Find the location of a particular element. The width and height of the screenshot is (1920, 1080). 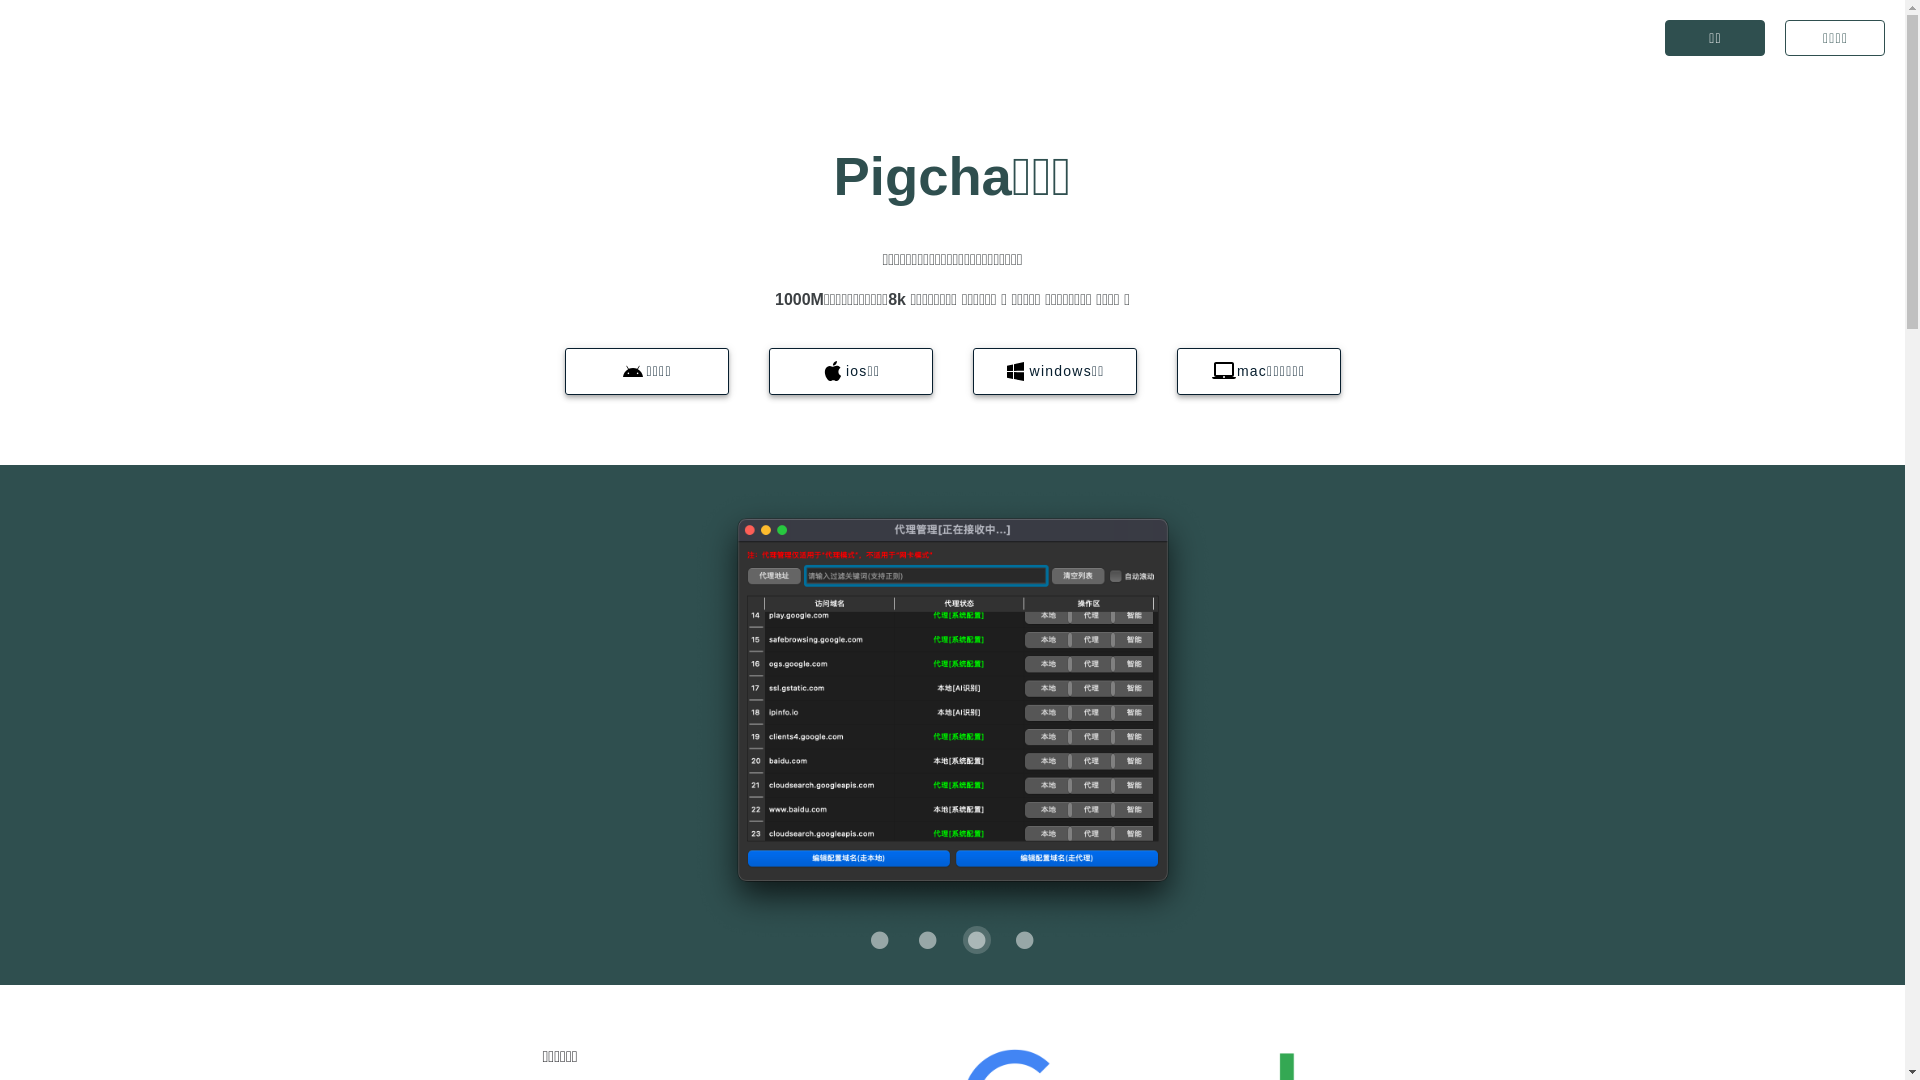

'2' is located at coordinates (977, 940).